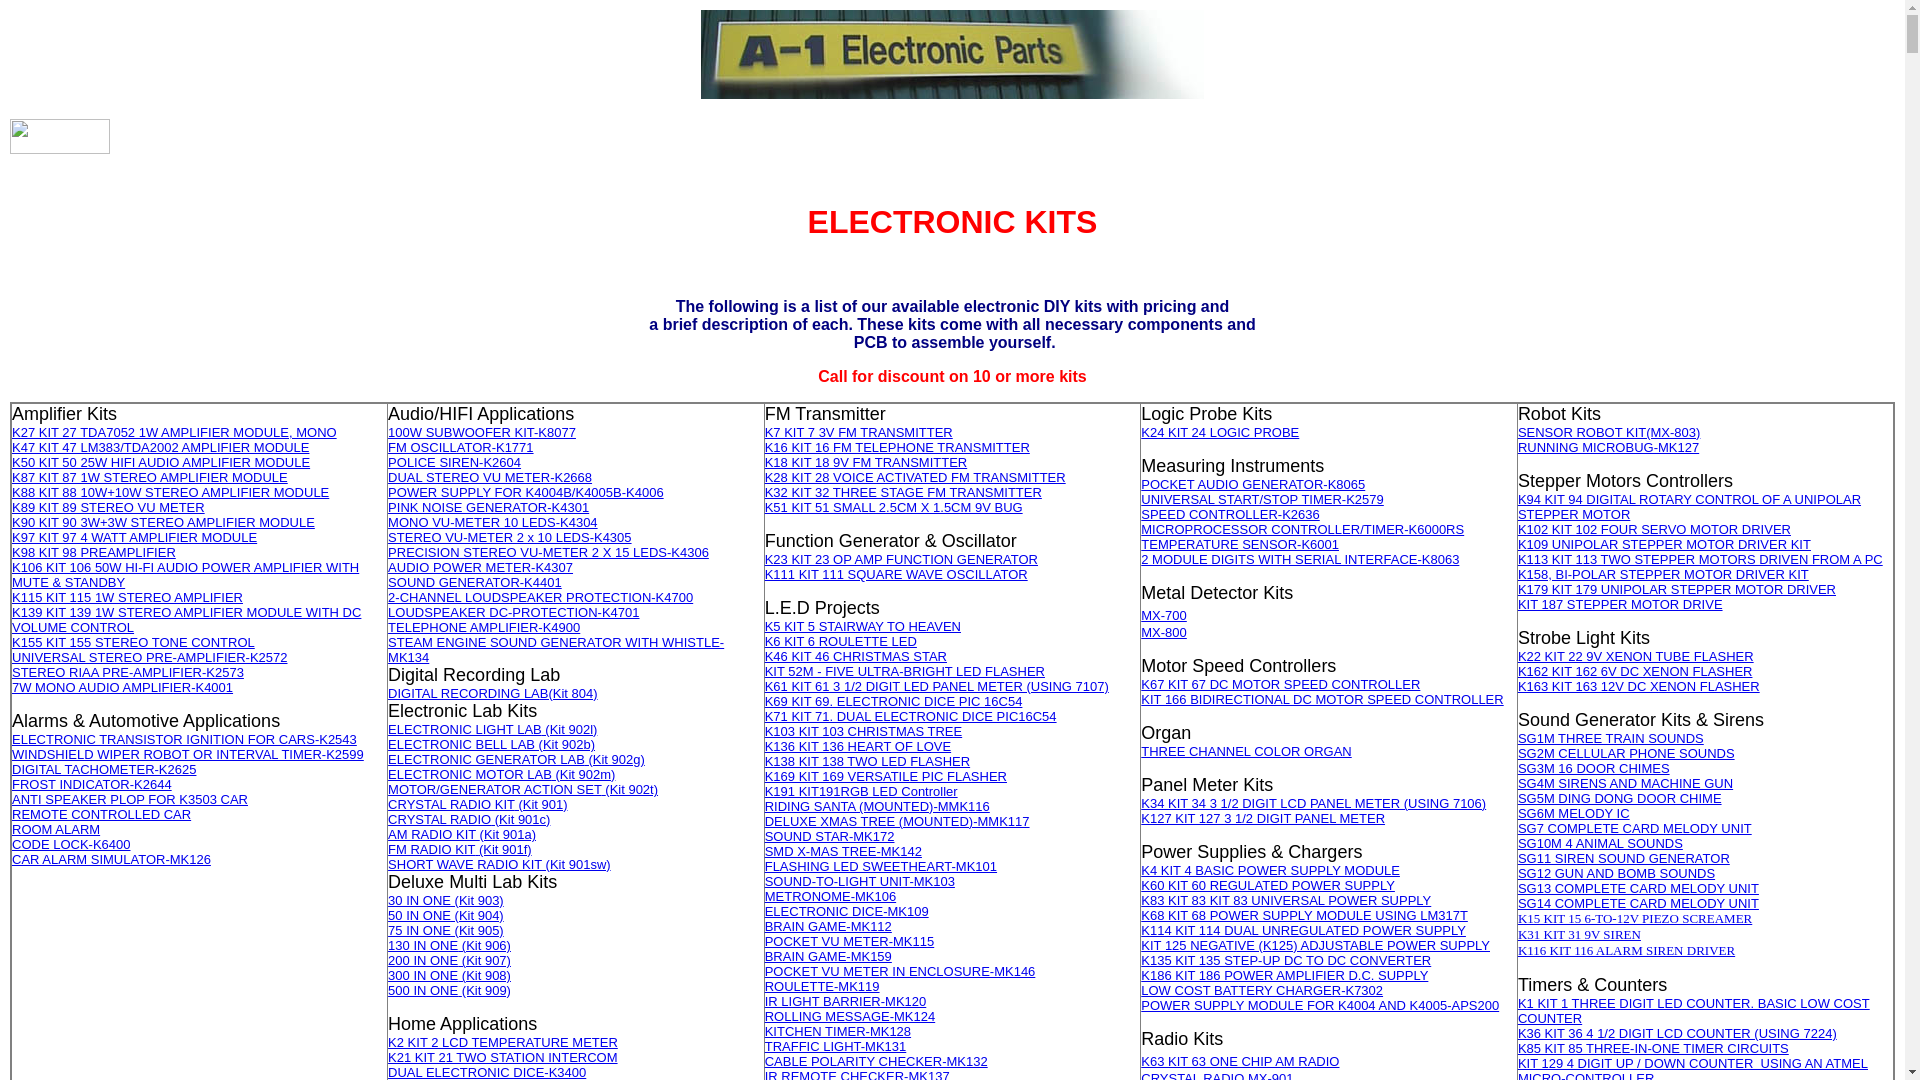 This screenshot has width=1920, height=1080. What do you see at coordinates (838, 1031) in the screenshot?
I see `'KITCHEN TIMER-MK128'` at bounding box center [838, 1031].